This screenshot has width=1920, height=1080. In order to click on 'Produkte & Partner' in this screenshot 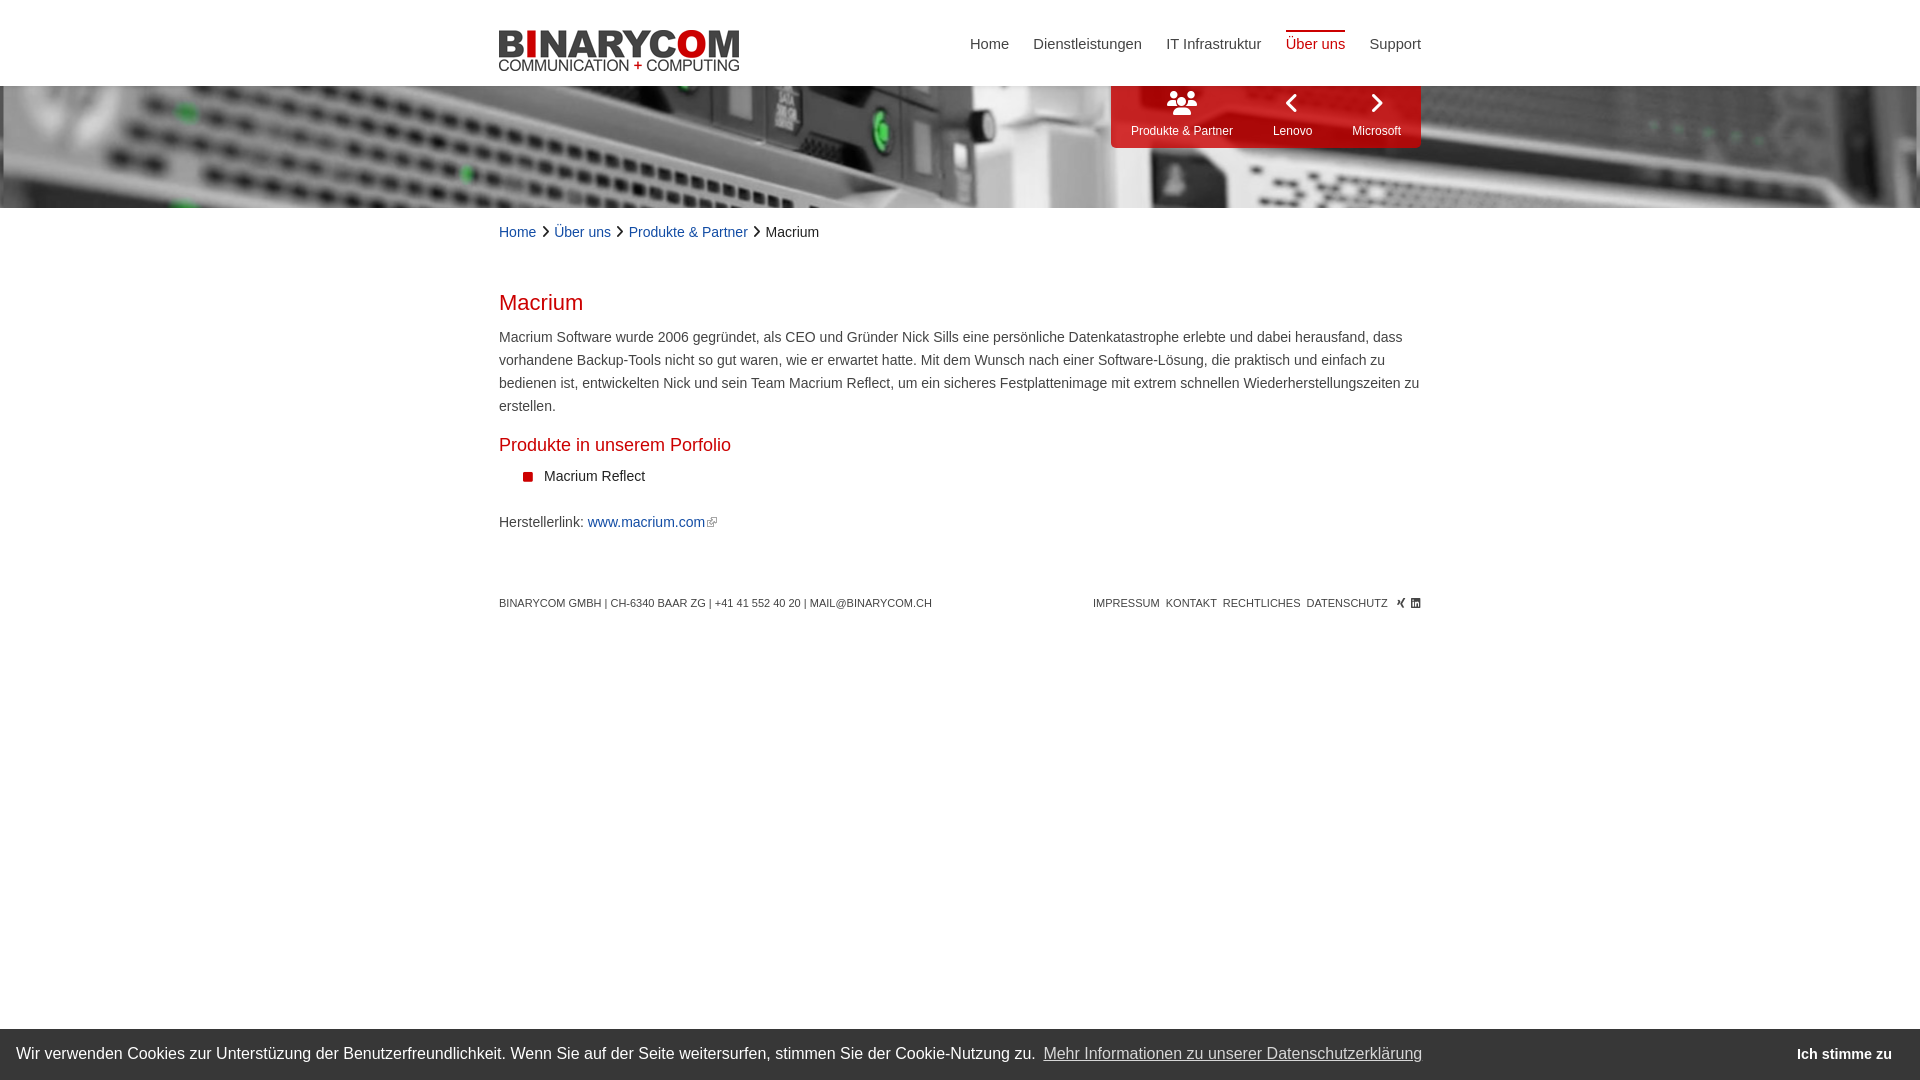, I will do `click(1181, 116)`.